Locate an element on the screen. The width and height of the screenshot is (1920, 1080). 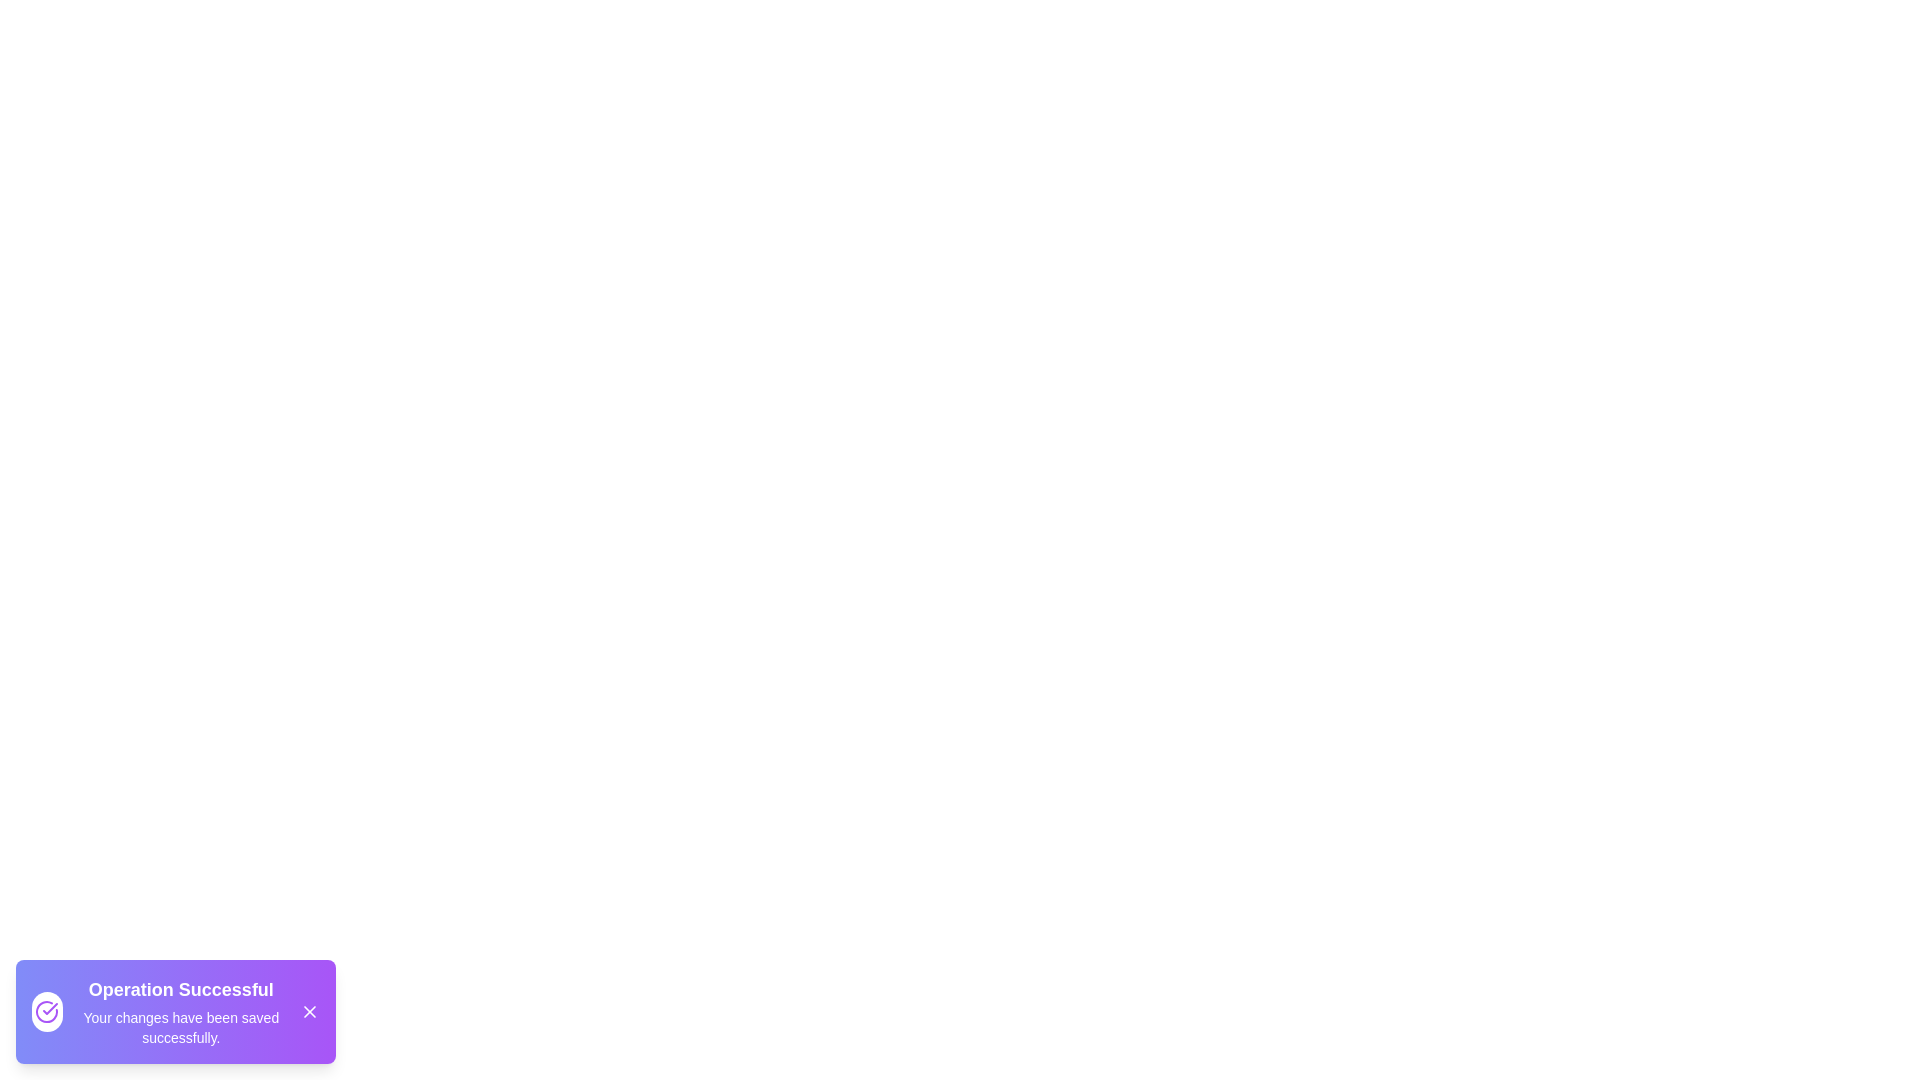
the close button to dismiss the snackbar is located at coordinates (309, 1011).